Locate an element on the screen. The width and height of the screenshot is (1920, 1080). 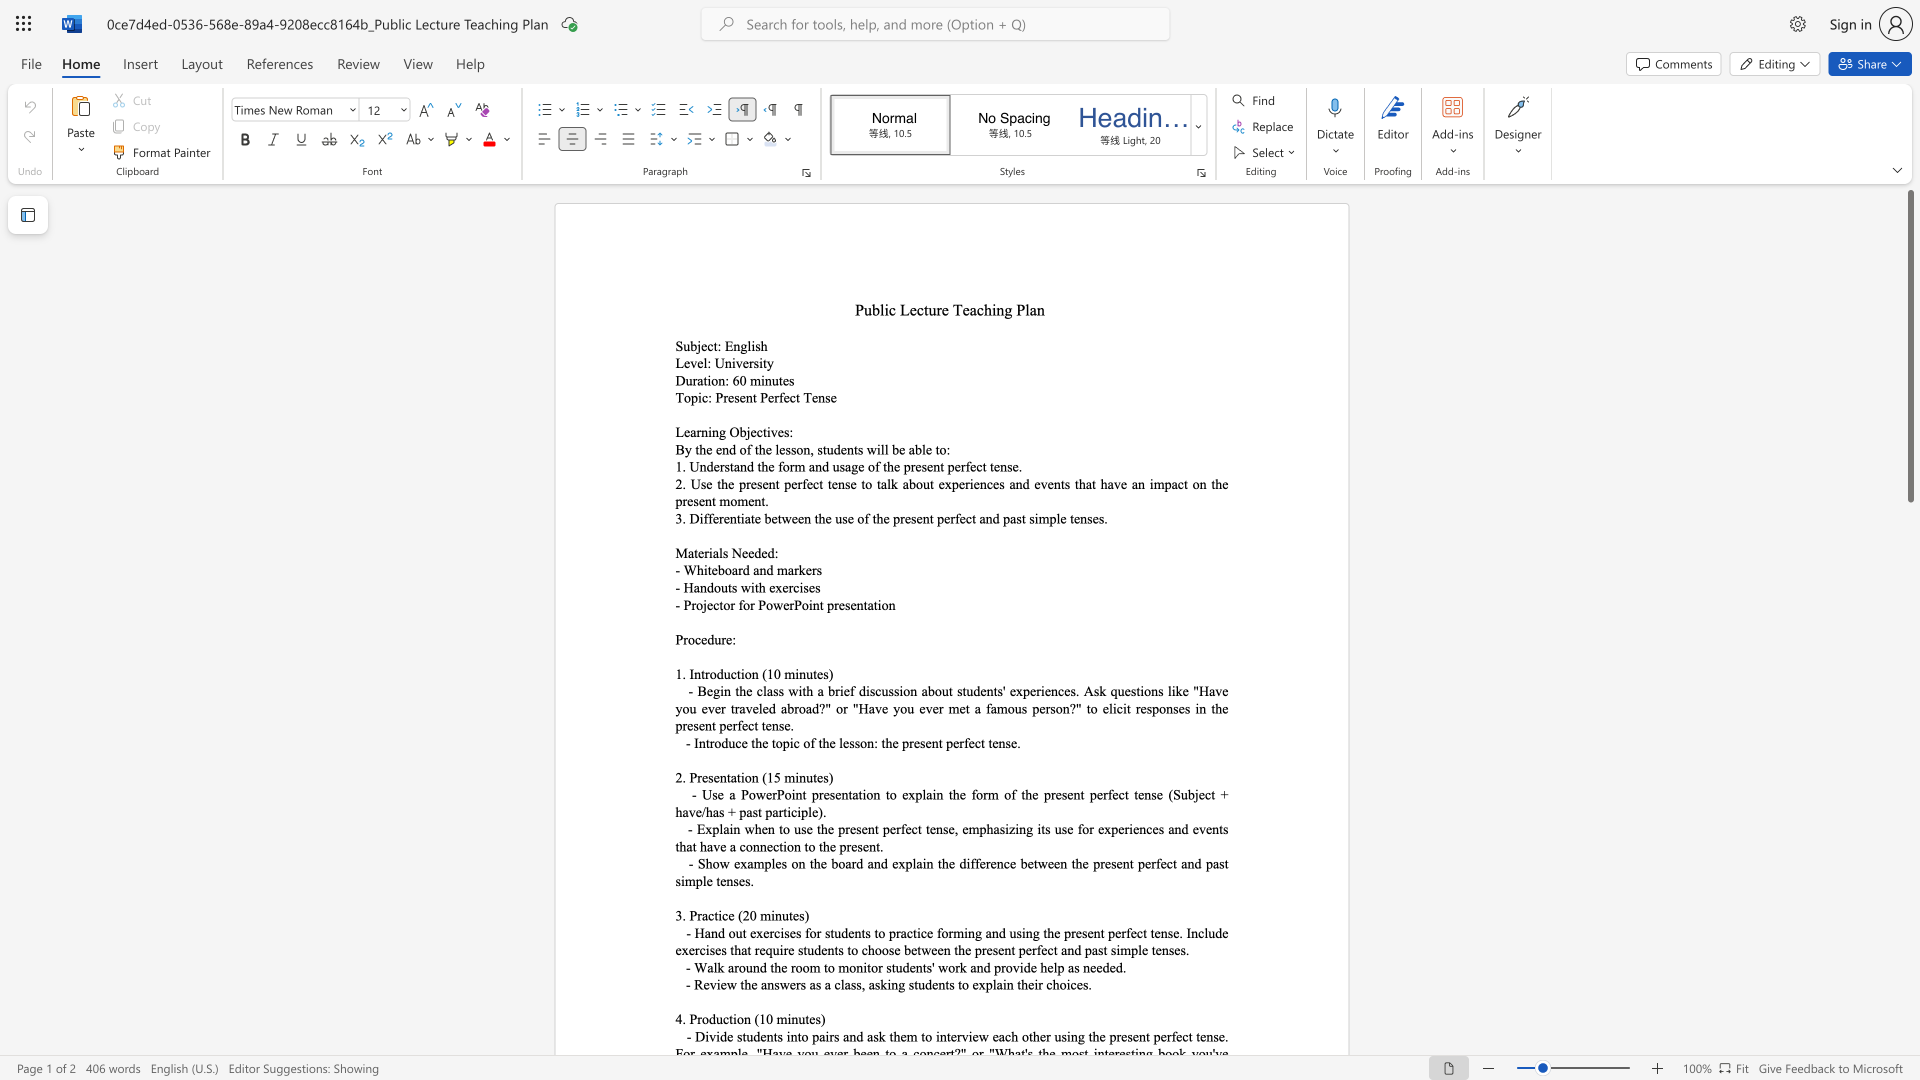
the subset text "t perfect and past simple tense" within the text "- Show examples on the board and explain the difference between the present perfect and past simple tenses." is located at coordinates (1129, 863).